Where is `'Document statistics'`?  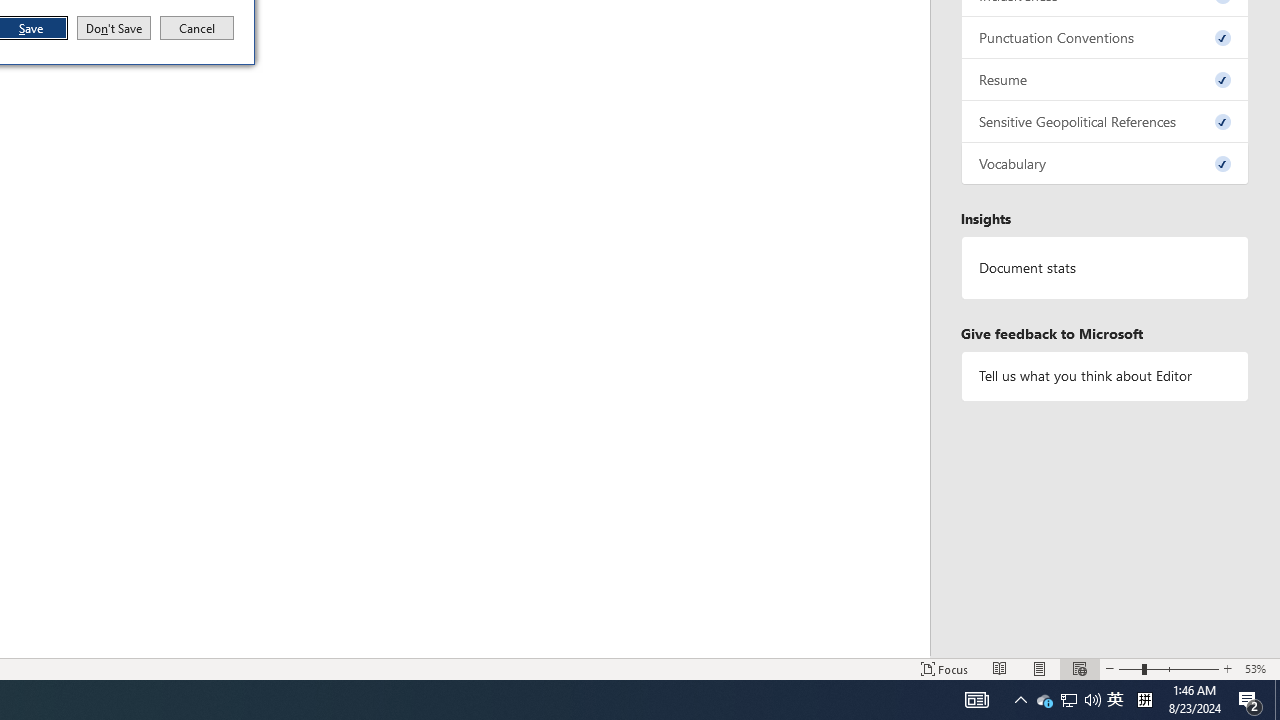 'Document statistics' is located at coordinates (1104, 266).